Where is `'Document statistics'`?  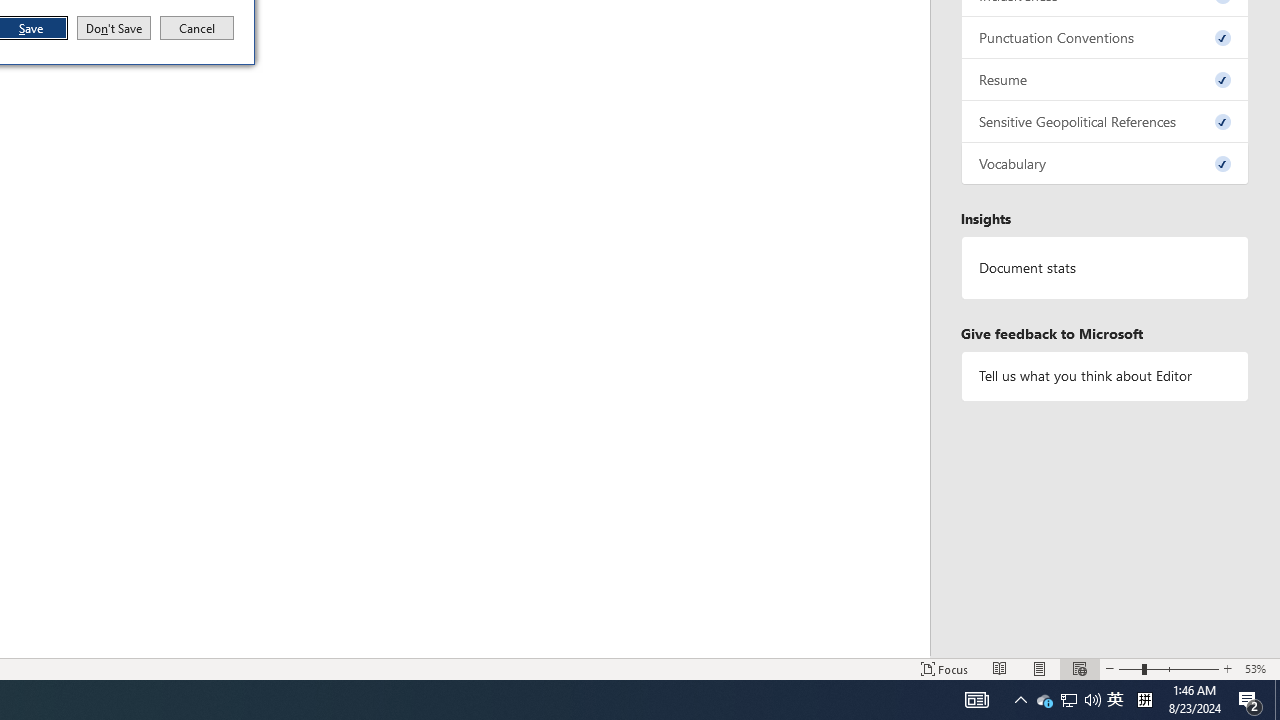 'Document statistics' is located at coordinates (1104, 266).